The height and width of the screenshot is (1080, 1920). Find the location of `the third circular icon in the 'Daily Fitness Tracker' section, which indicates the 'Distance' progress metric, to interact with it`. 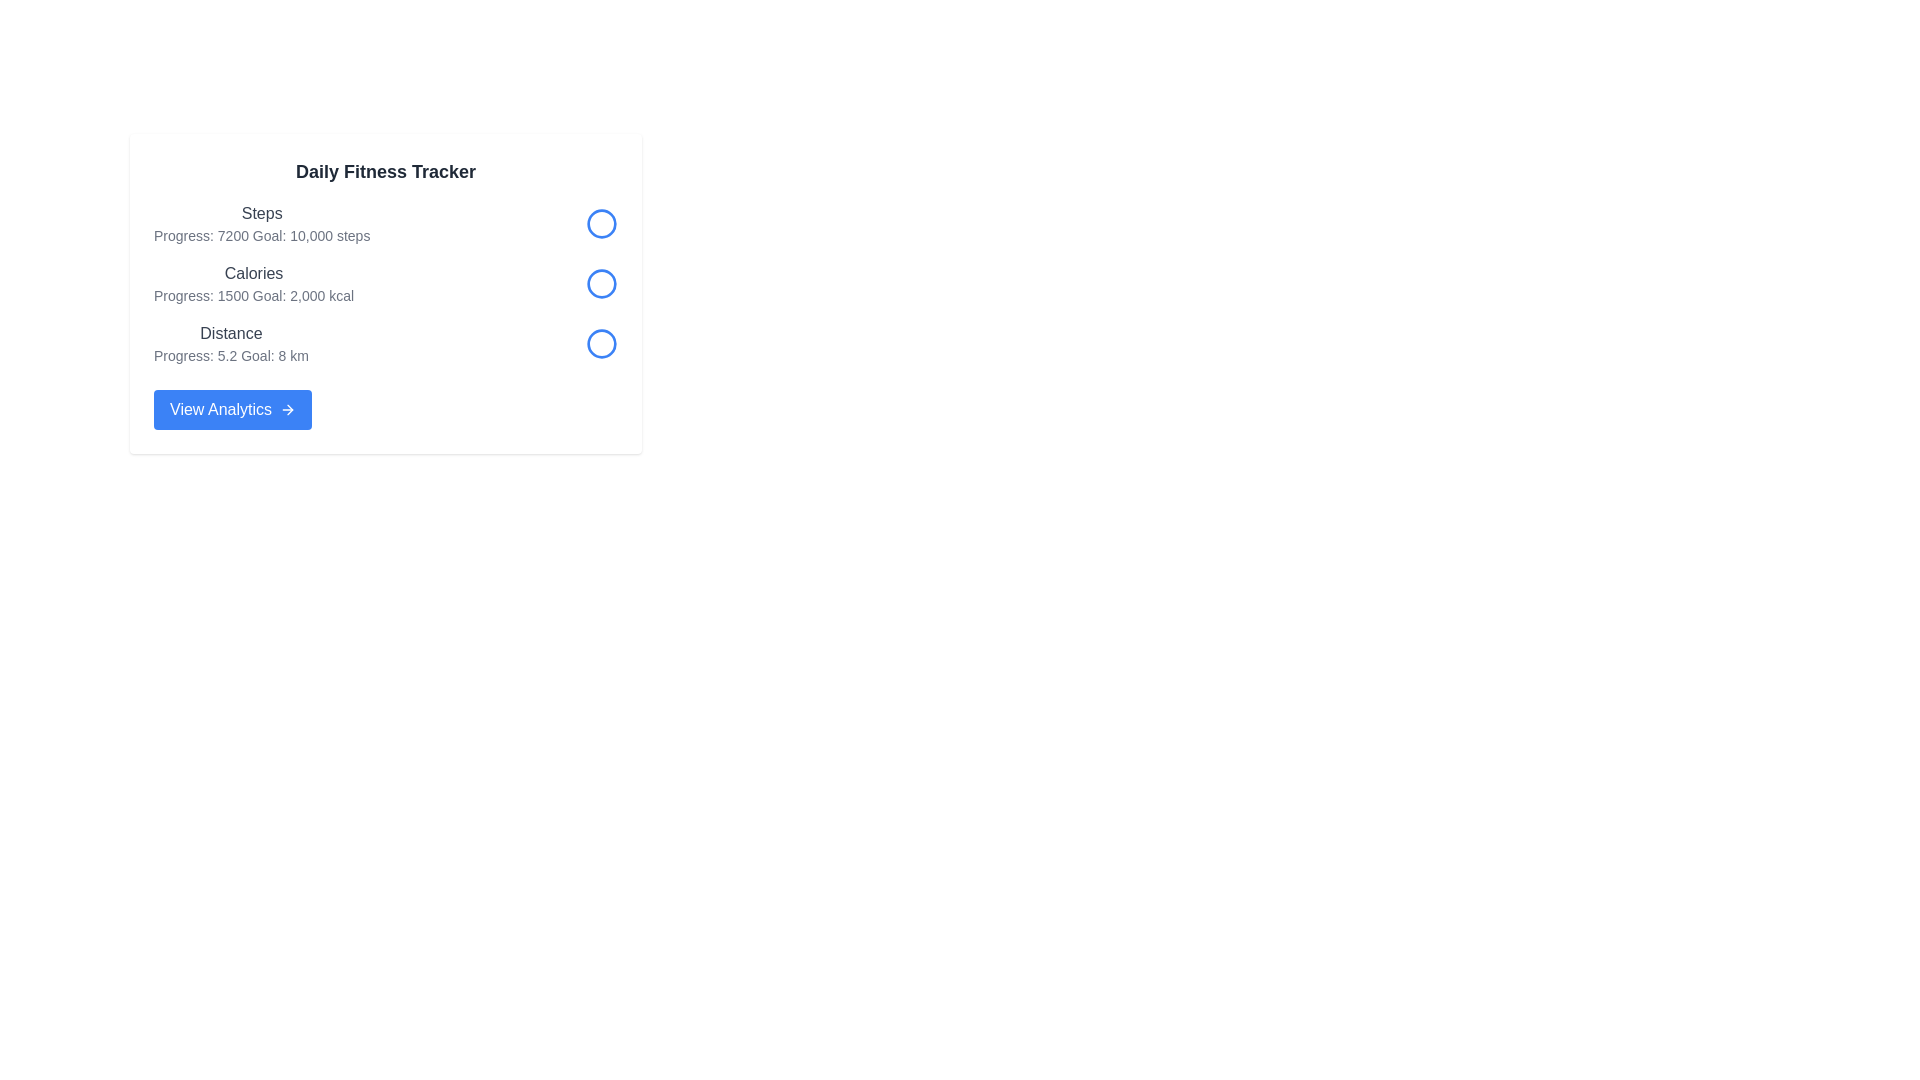

the third circular icon in the 'Daily Fitness Tracker' section, which indicates the 'Distance' progress metric, to interact with it is located at coordinates (600, 342).